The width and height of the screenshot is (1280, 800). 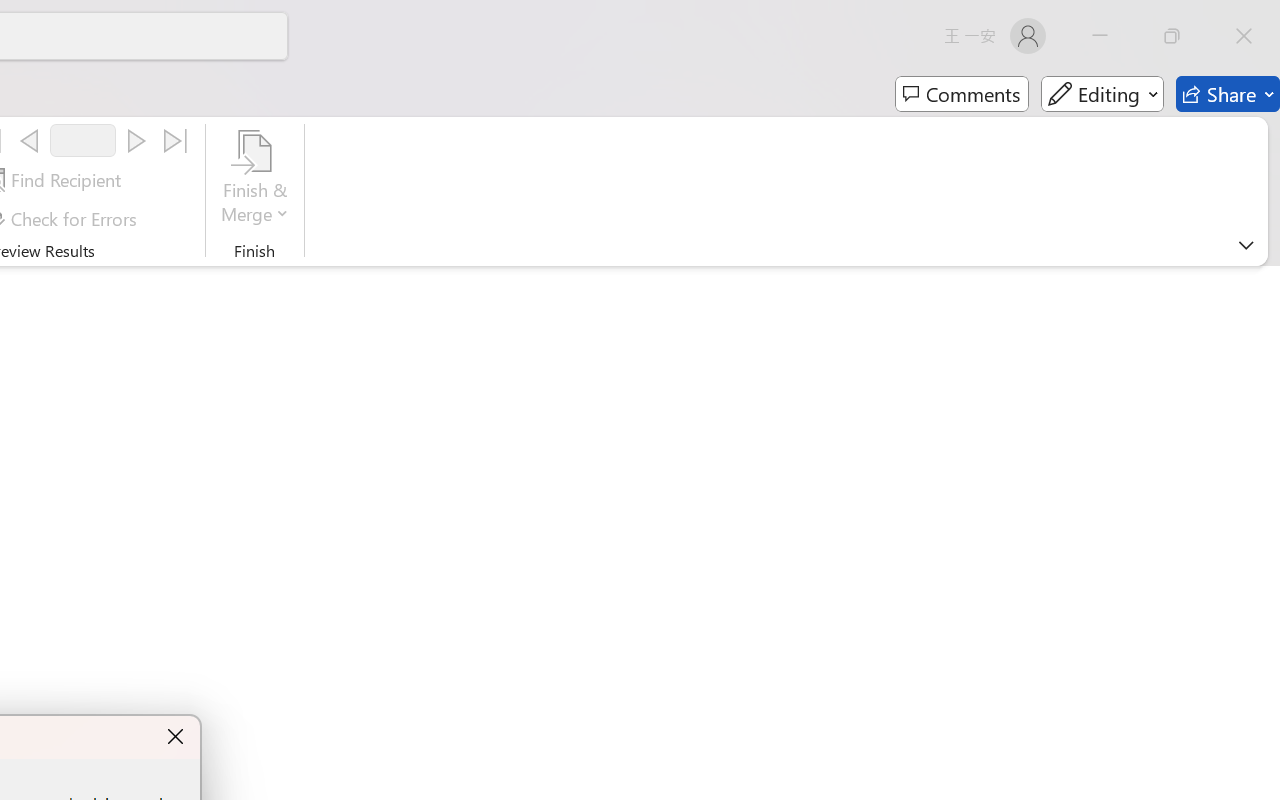 I want to click on 'Comments', so click(x=961, y=94).